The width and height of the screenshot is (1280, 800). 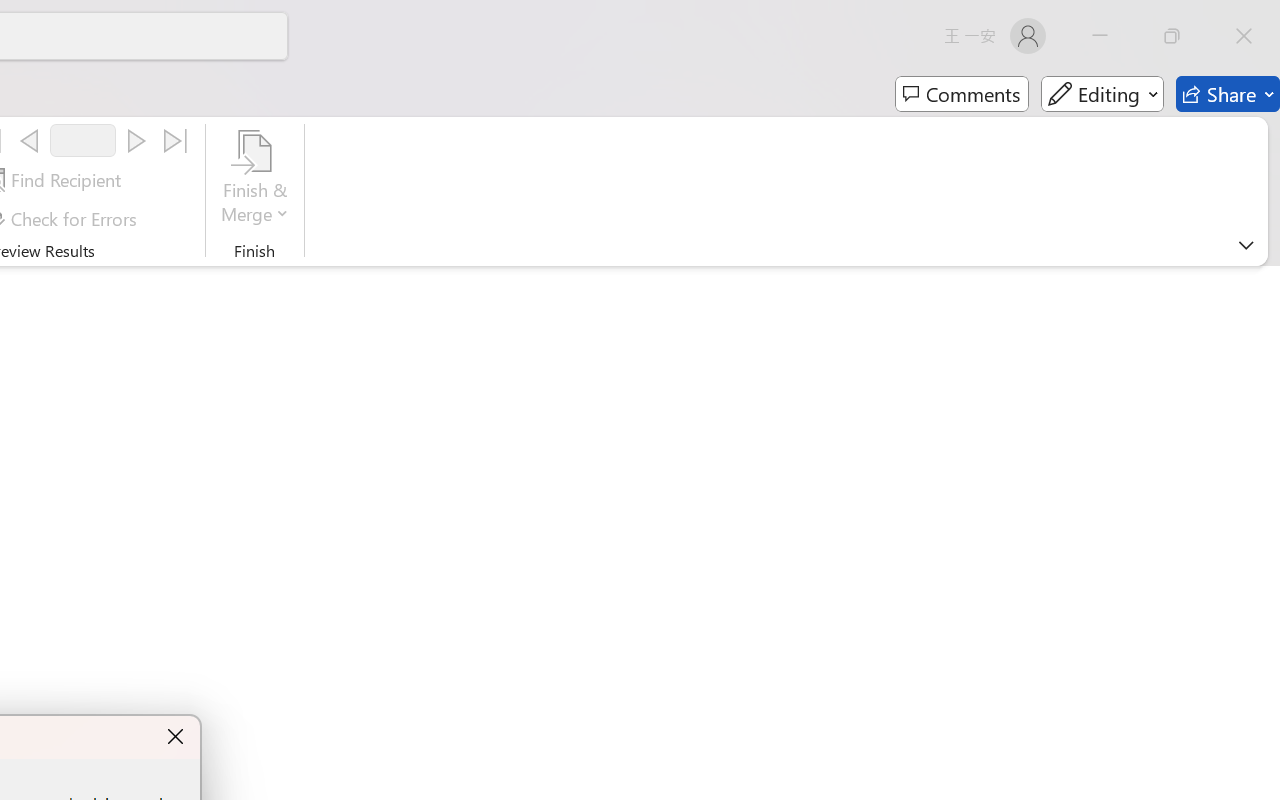 I want to click on 'Comments', so click(x=961, y=94).